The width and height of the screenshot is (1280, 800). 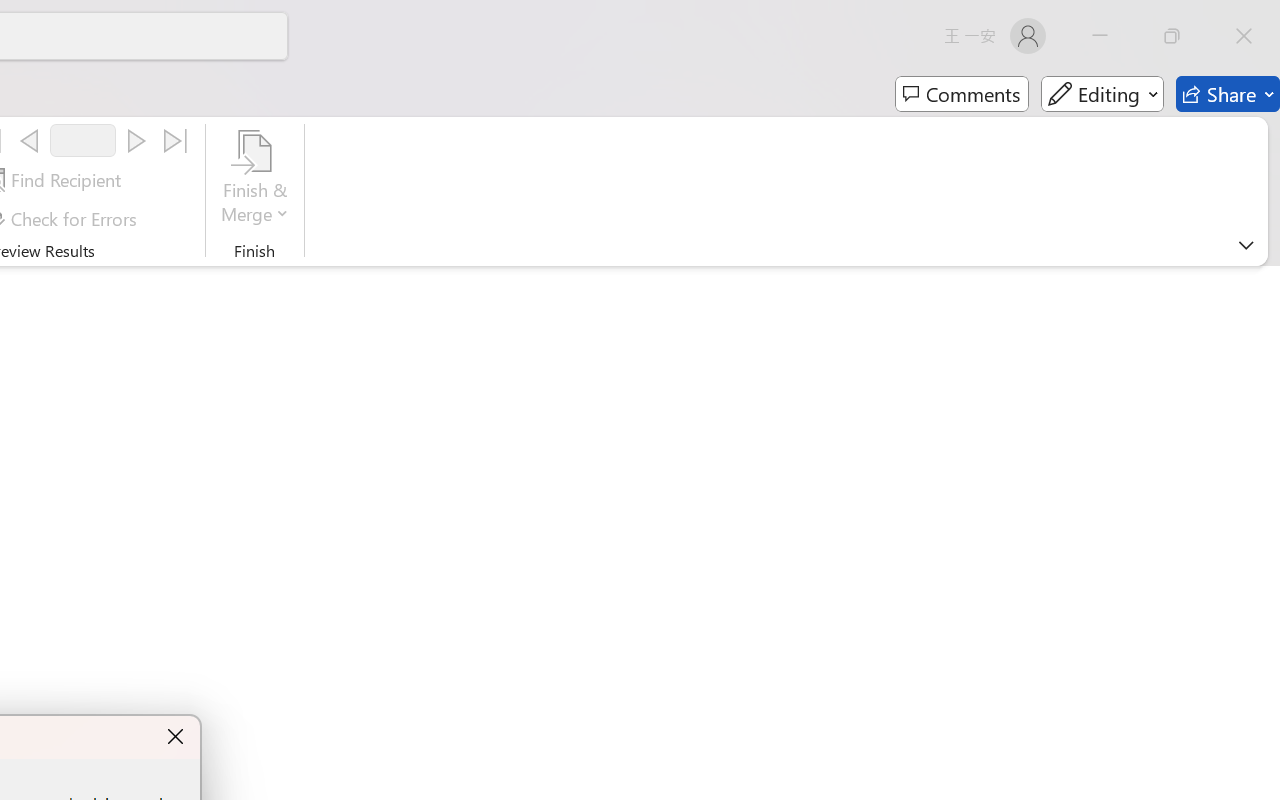 I want to click on 'Comments', so click(x=961, y=94).